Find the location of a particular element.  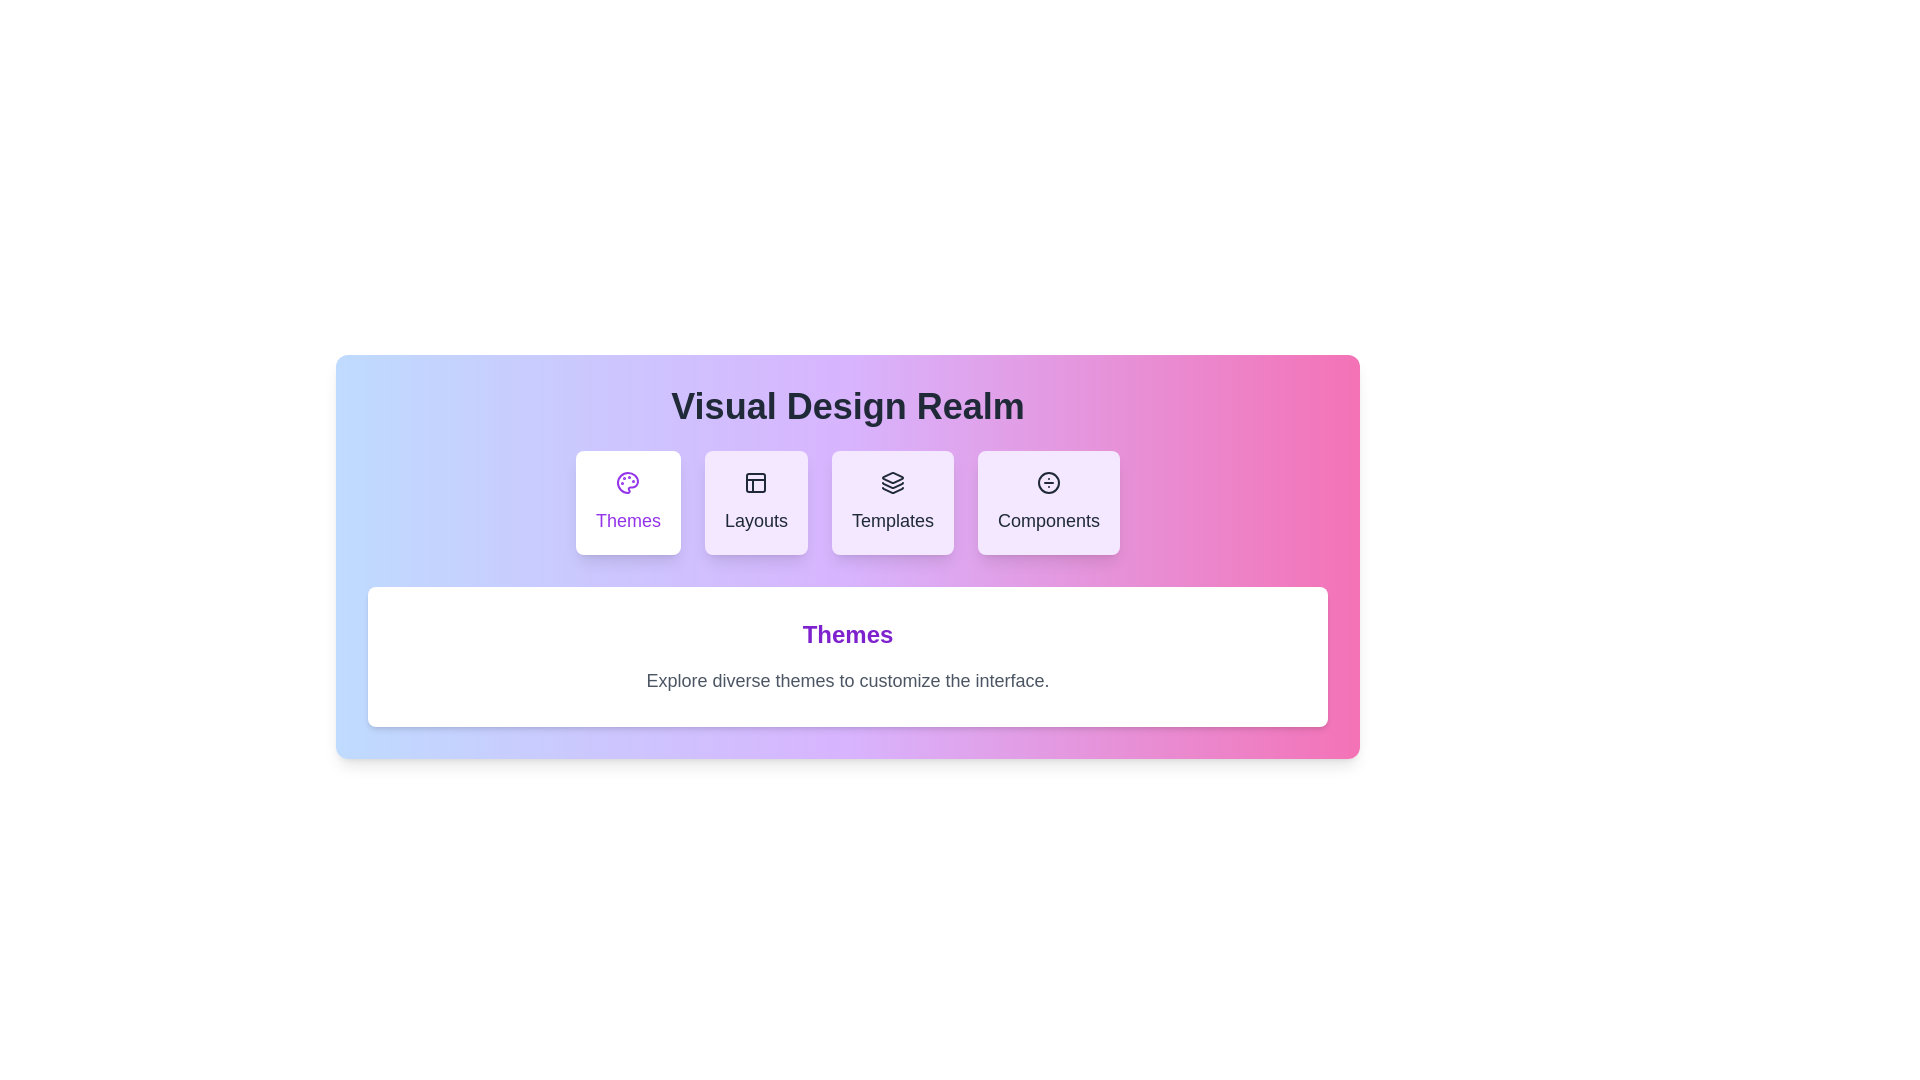

the Components tab to change the active feature is located at coordinates (1048, 501).